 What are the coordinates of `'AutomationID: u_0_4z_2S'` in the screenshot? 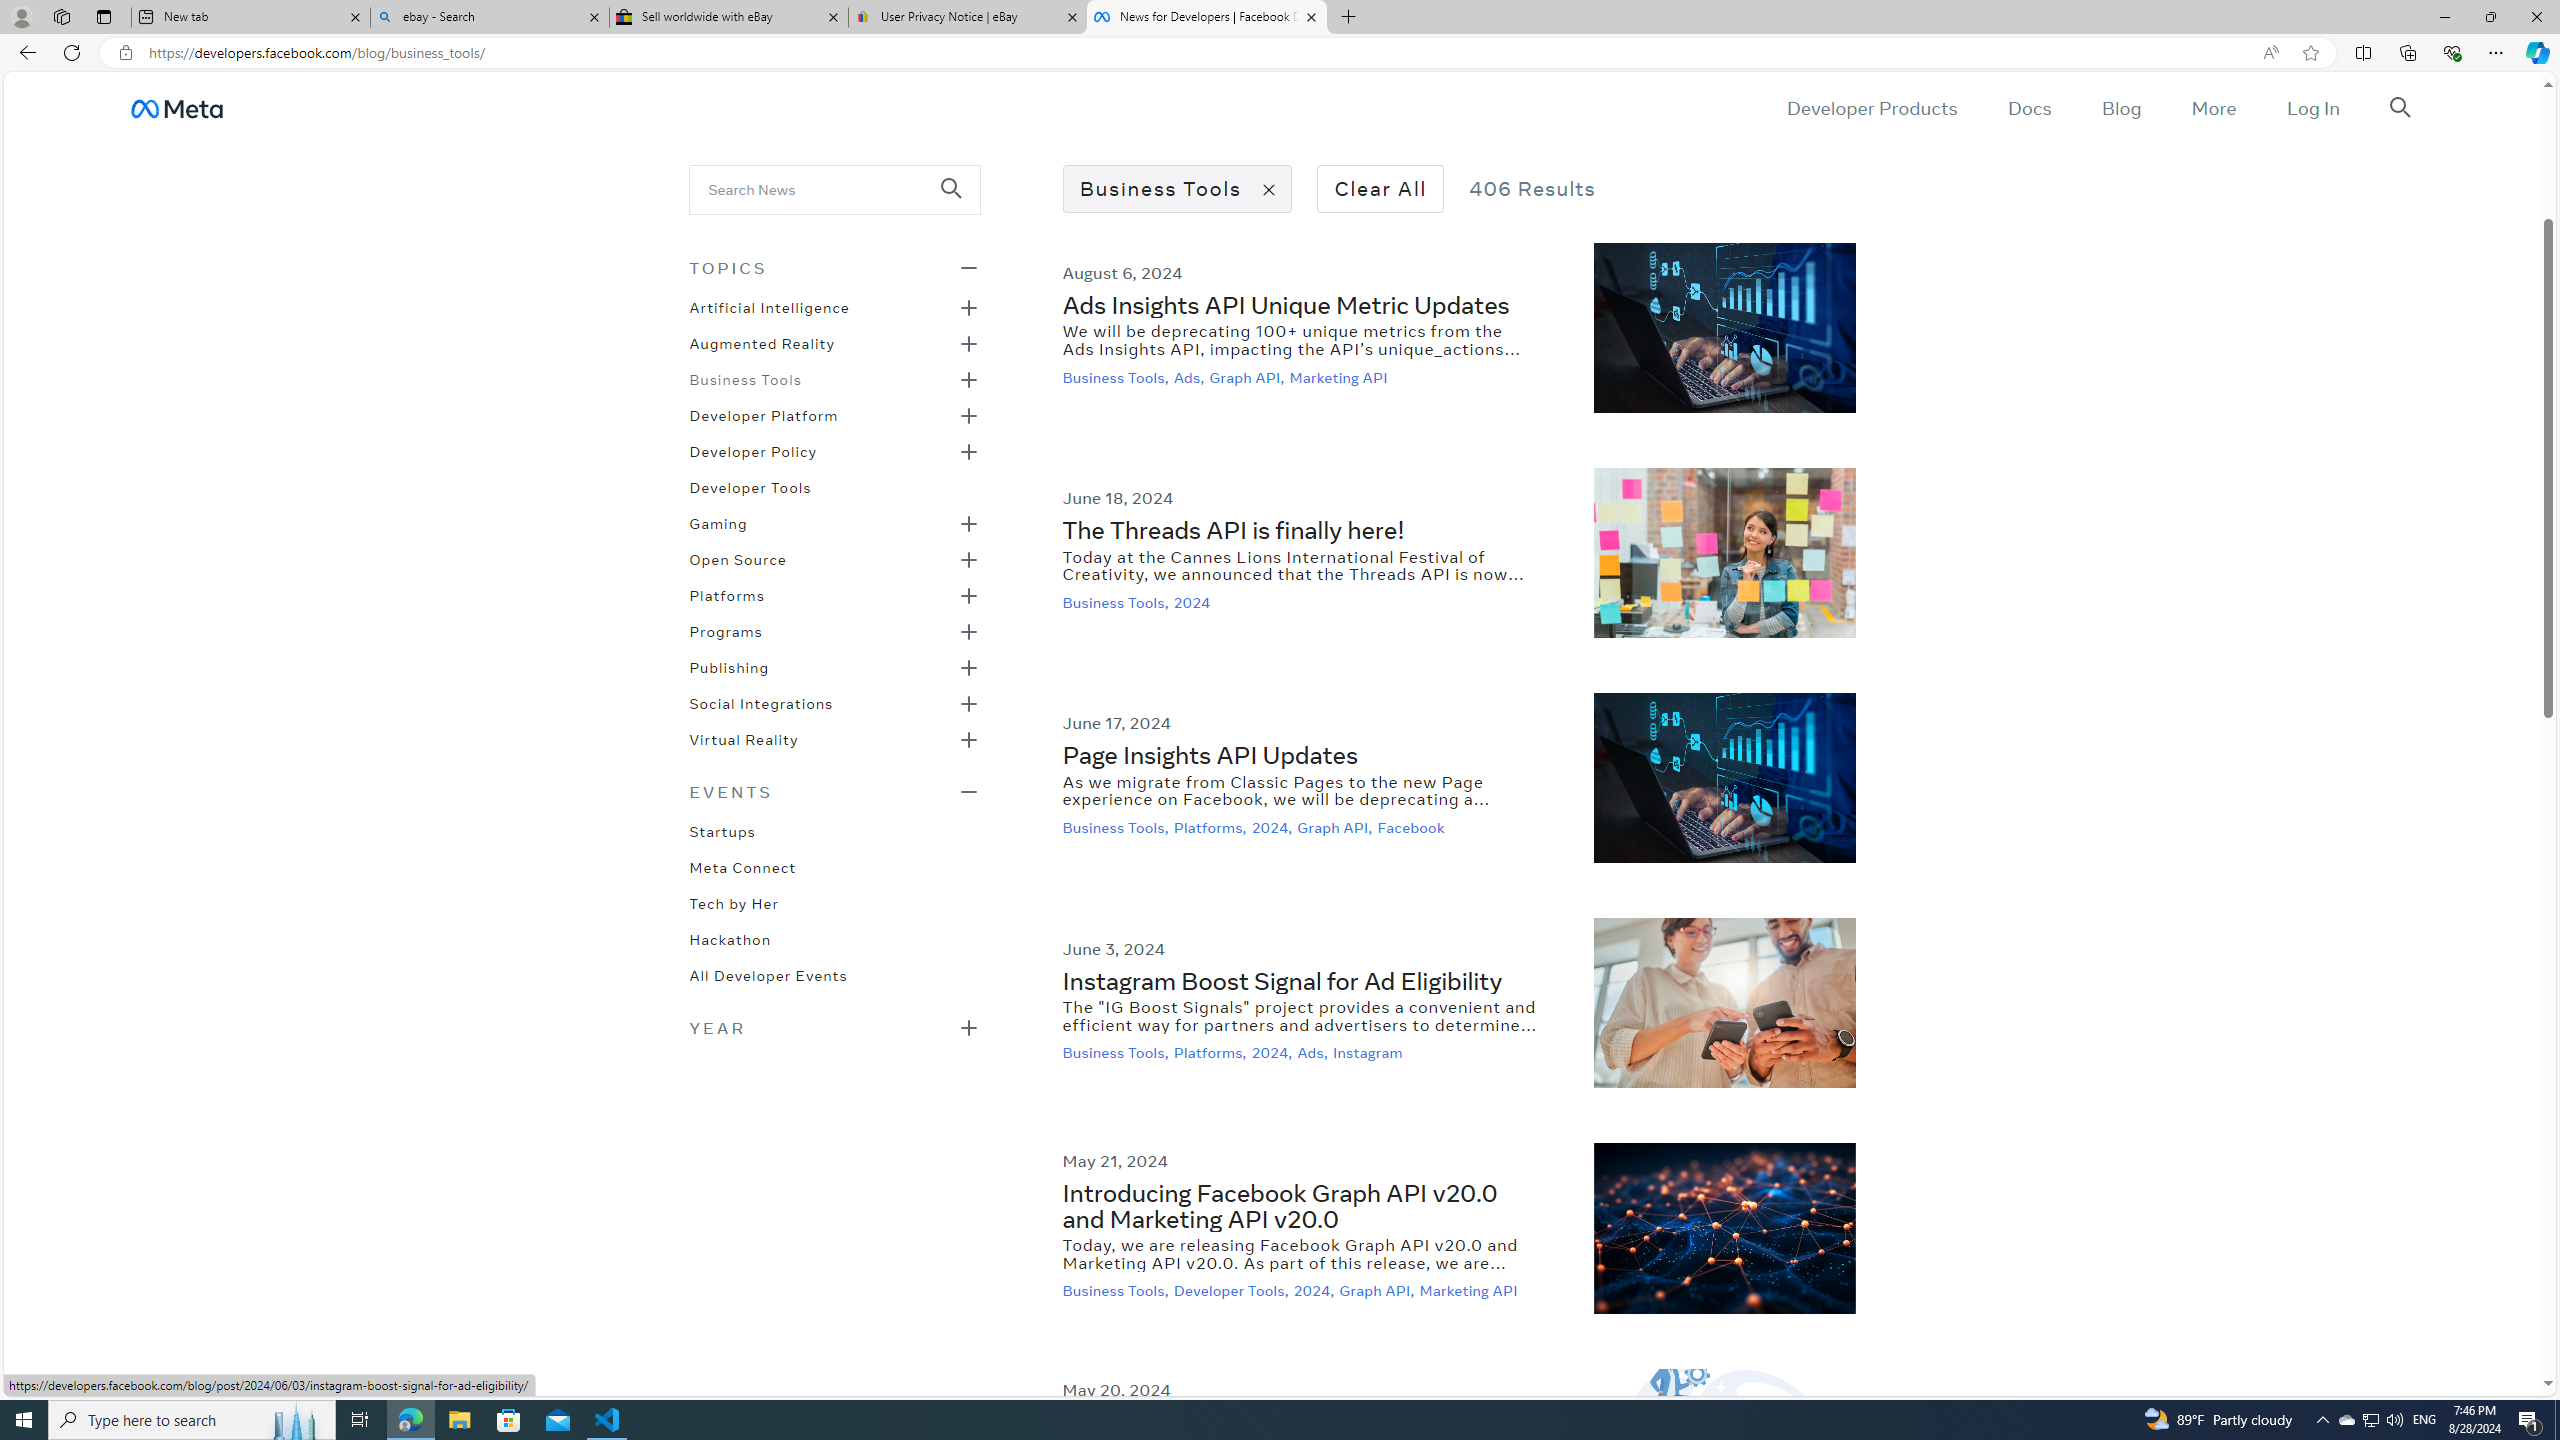 It's located at (175, 107).